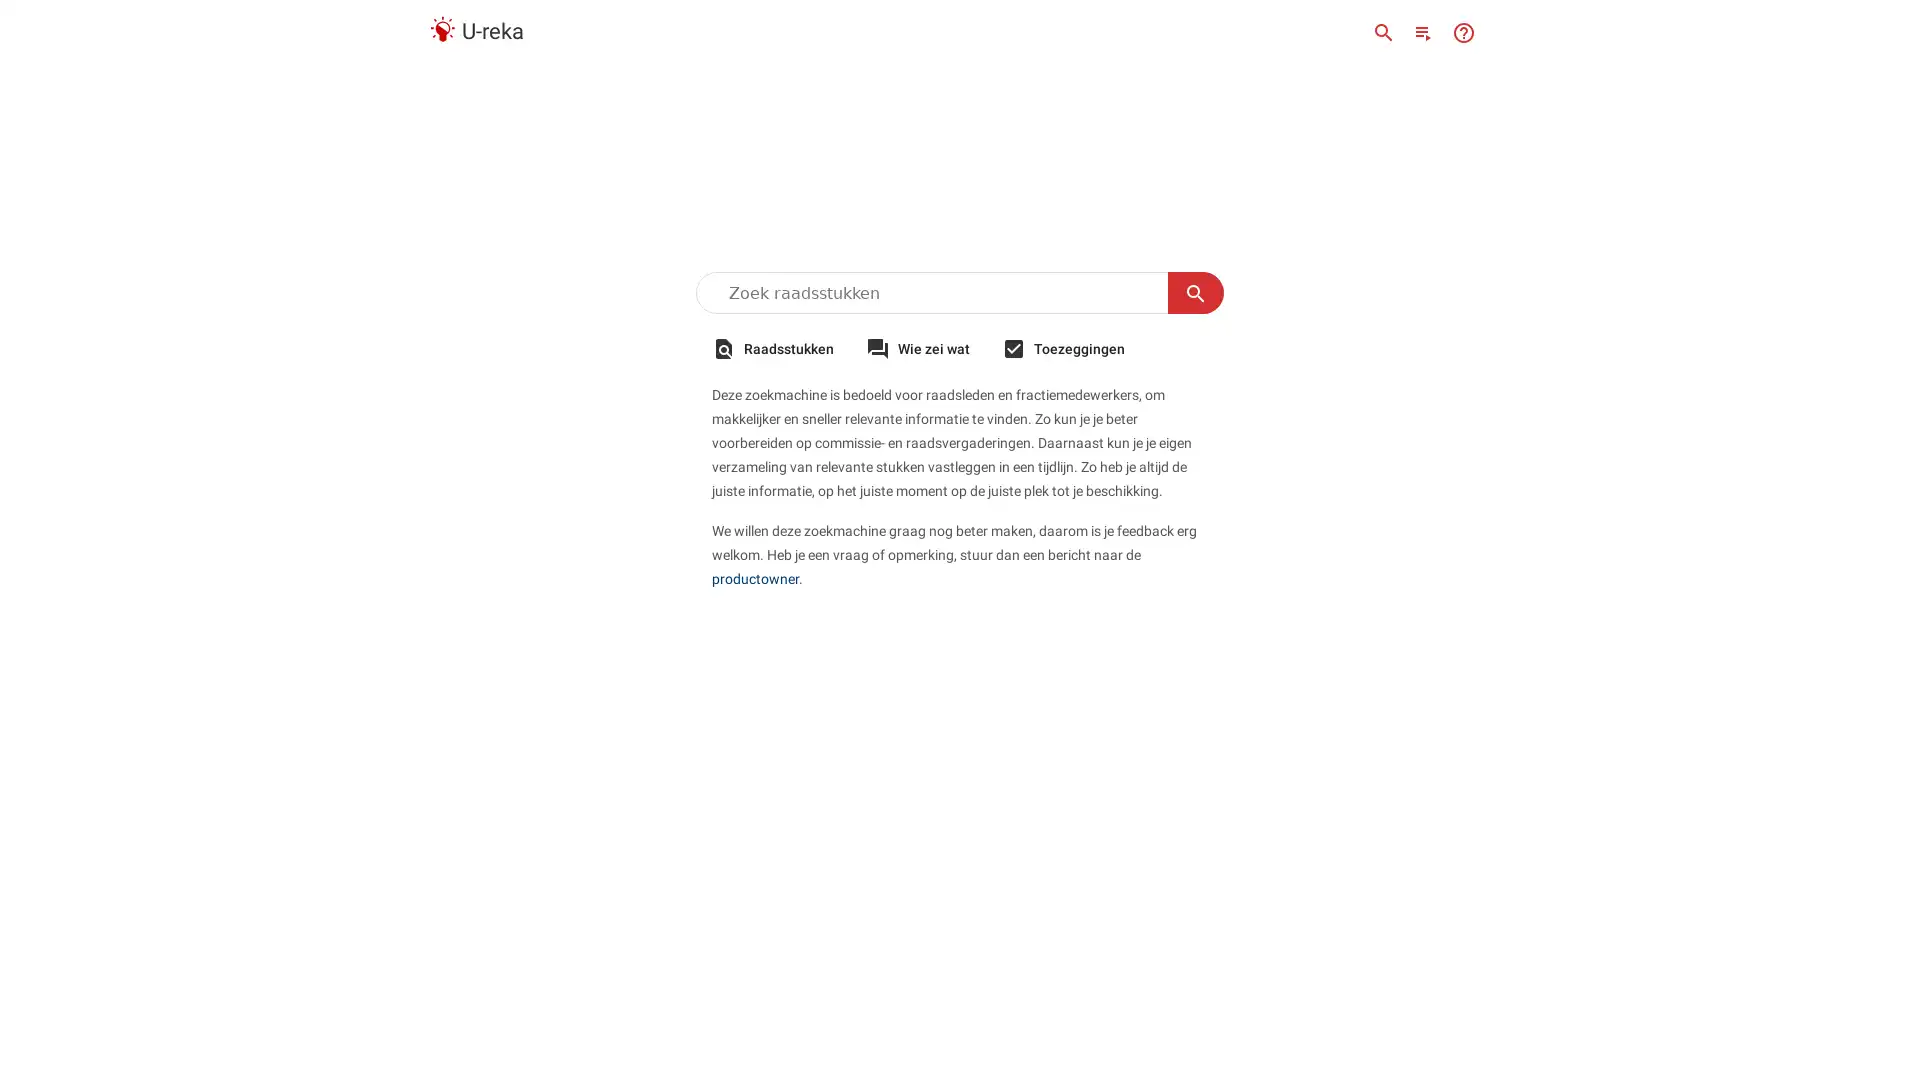 This screenshot has height=1080, width=1920. What do you see at coordinates (1423, 31) in the screenshot?
I see `Tijdlijn` at bounding box center [1423, 31].